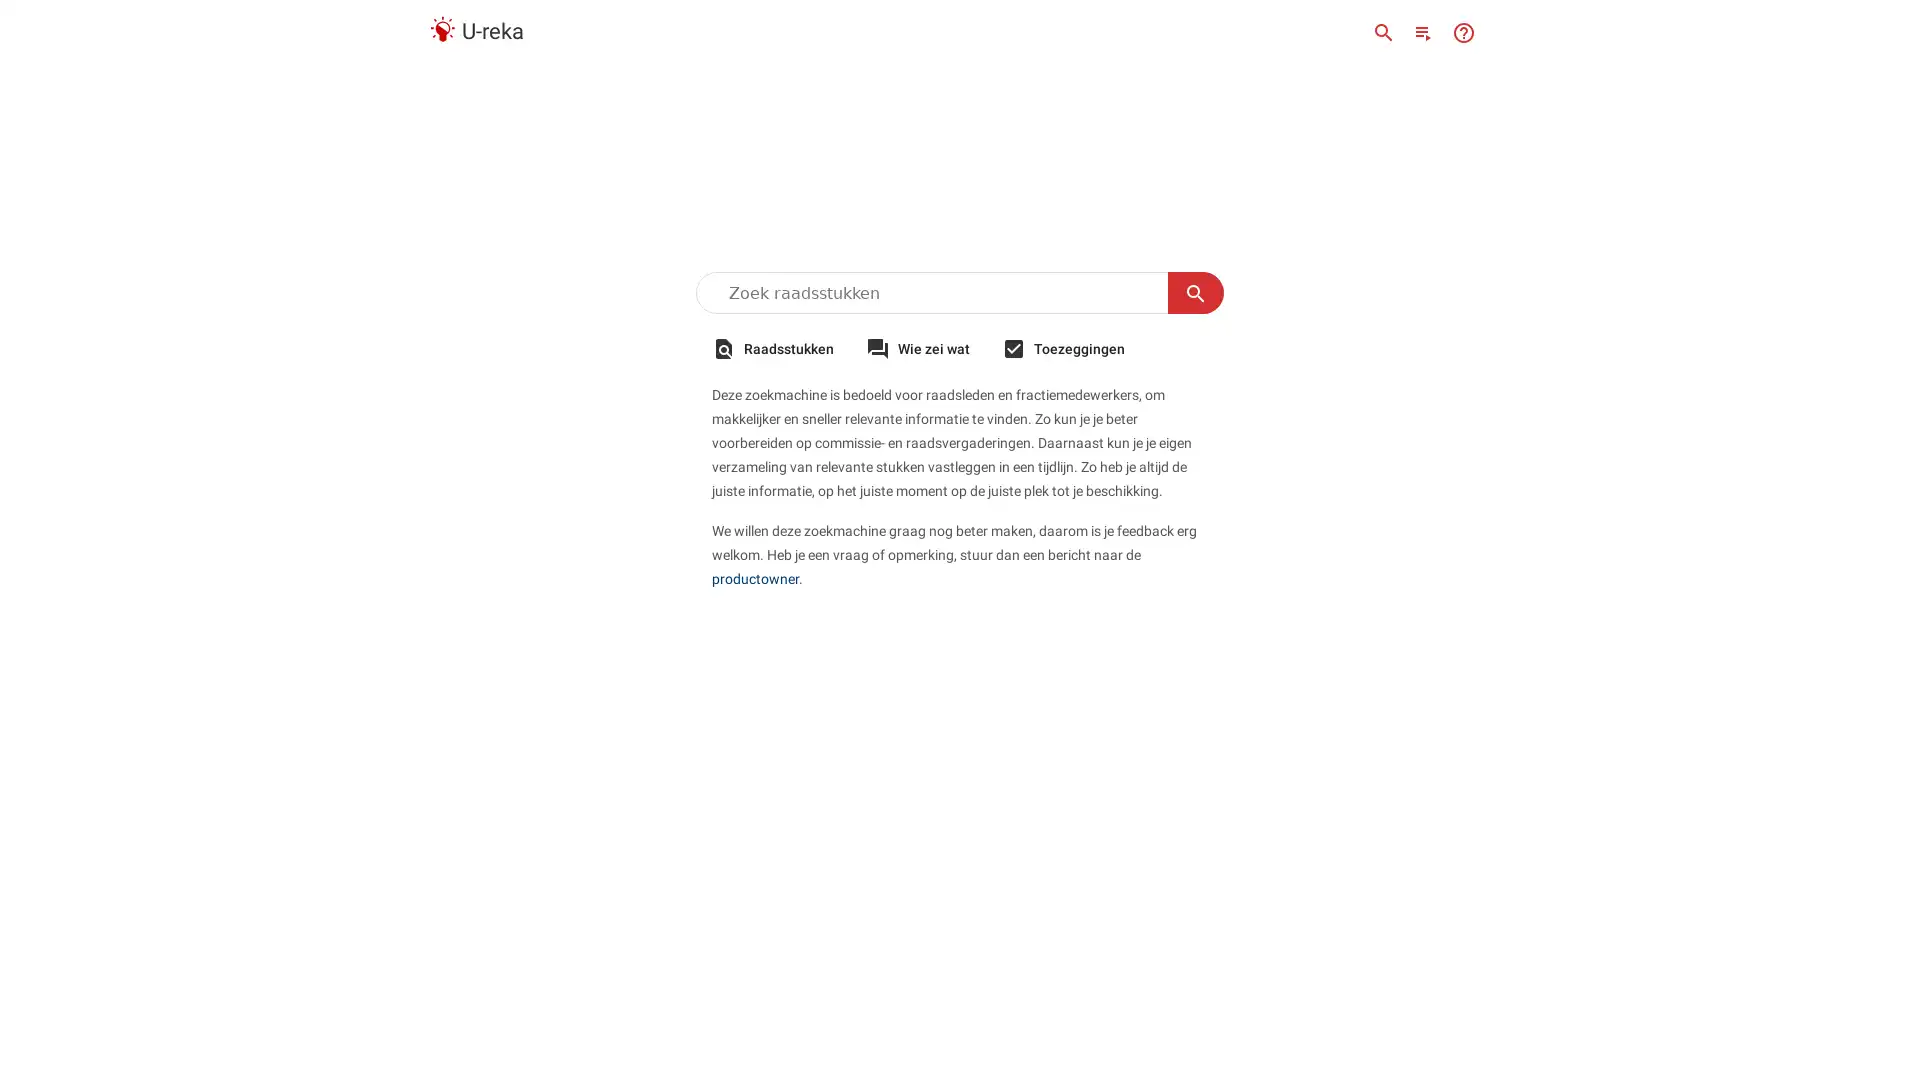 This screenshot has height=1080, width=1920. What do you see at coordinates (1423, 31) in the screenshot?
I see `Tijdlijn` at bounding box center [1423, 31].